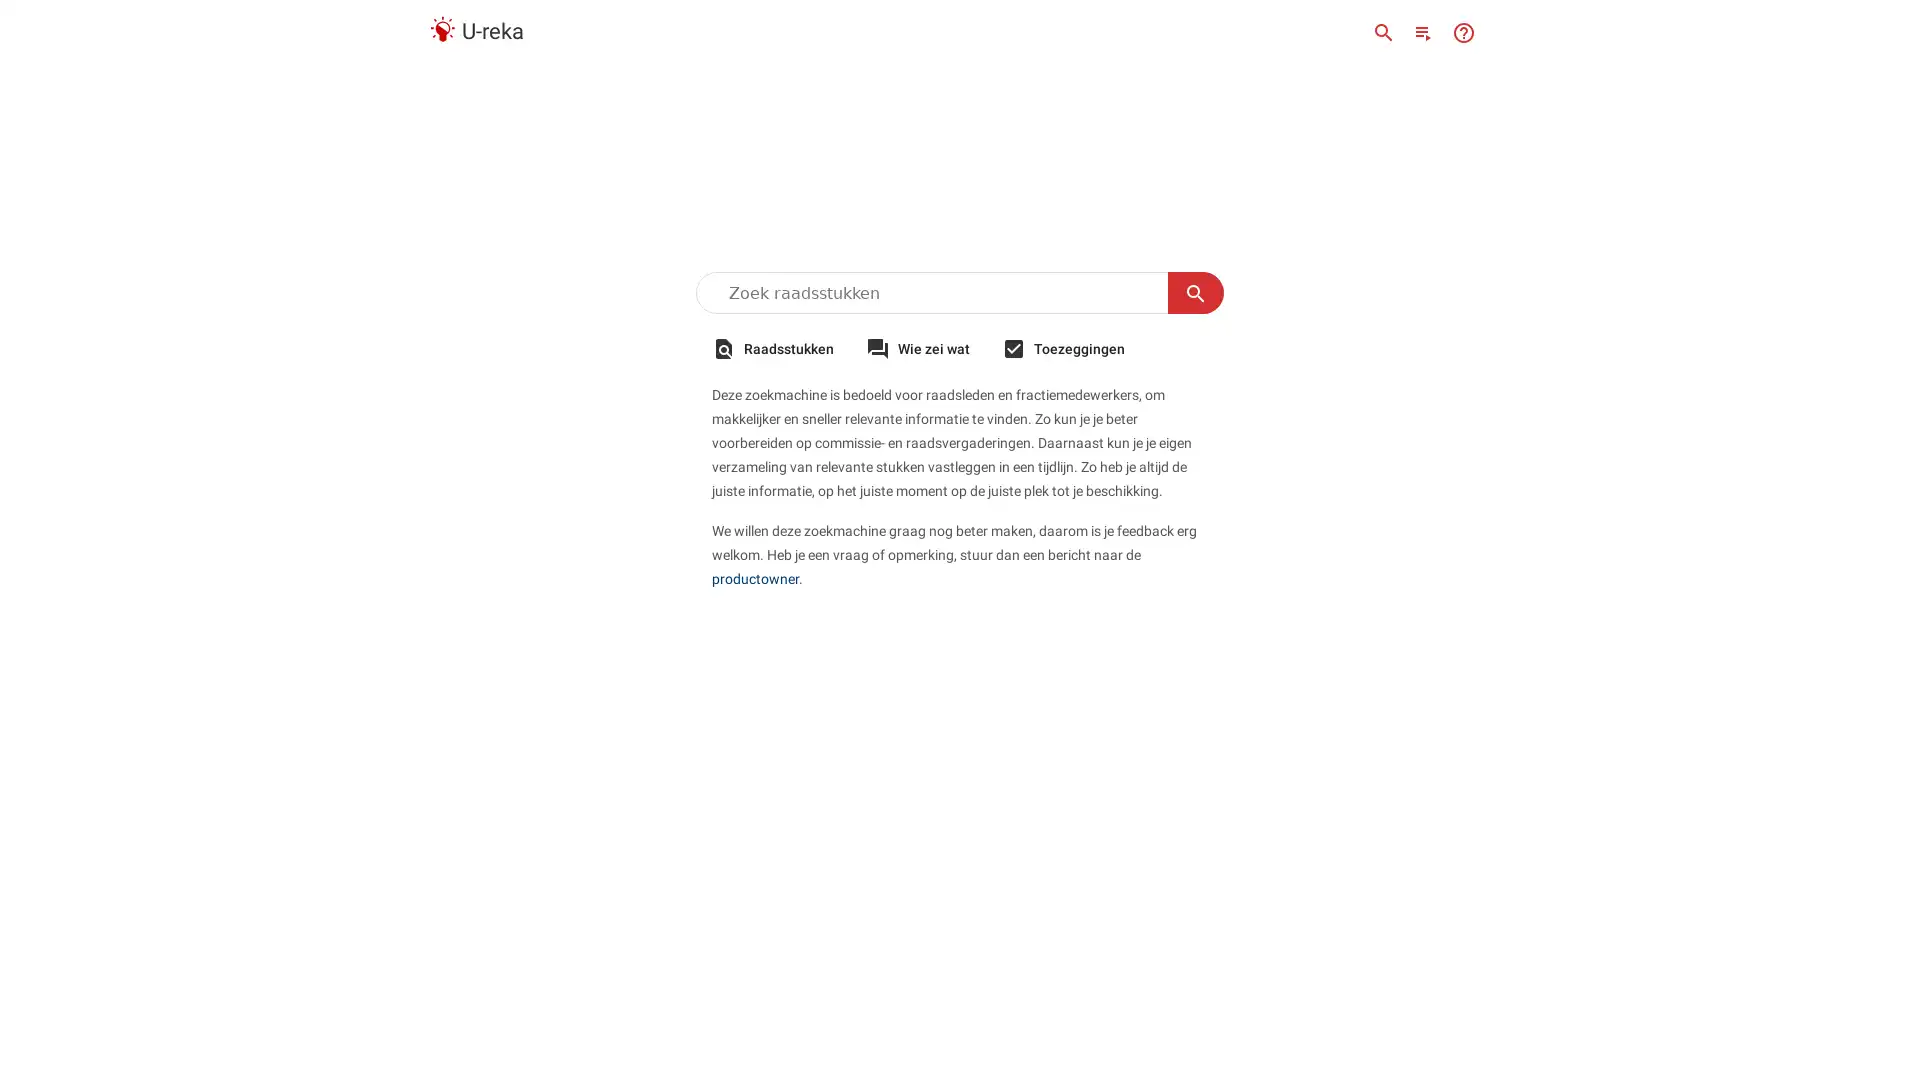 This screenshot has height=1080, width=1920. What do you see at coordinates (1423, 31) in the screenshot?
I see `Tijdlijn` at bounding box center [1423, 31].